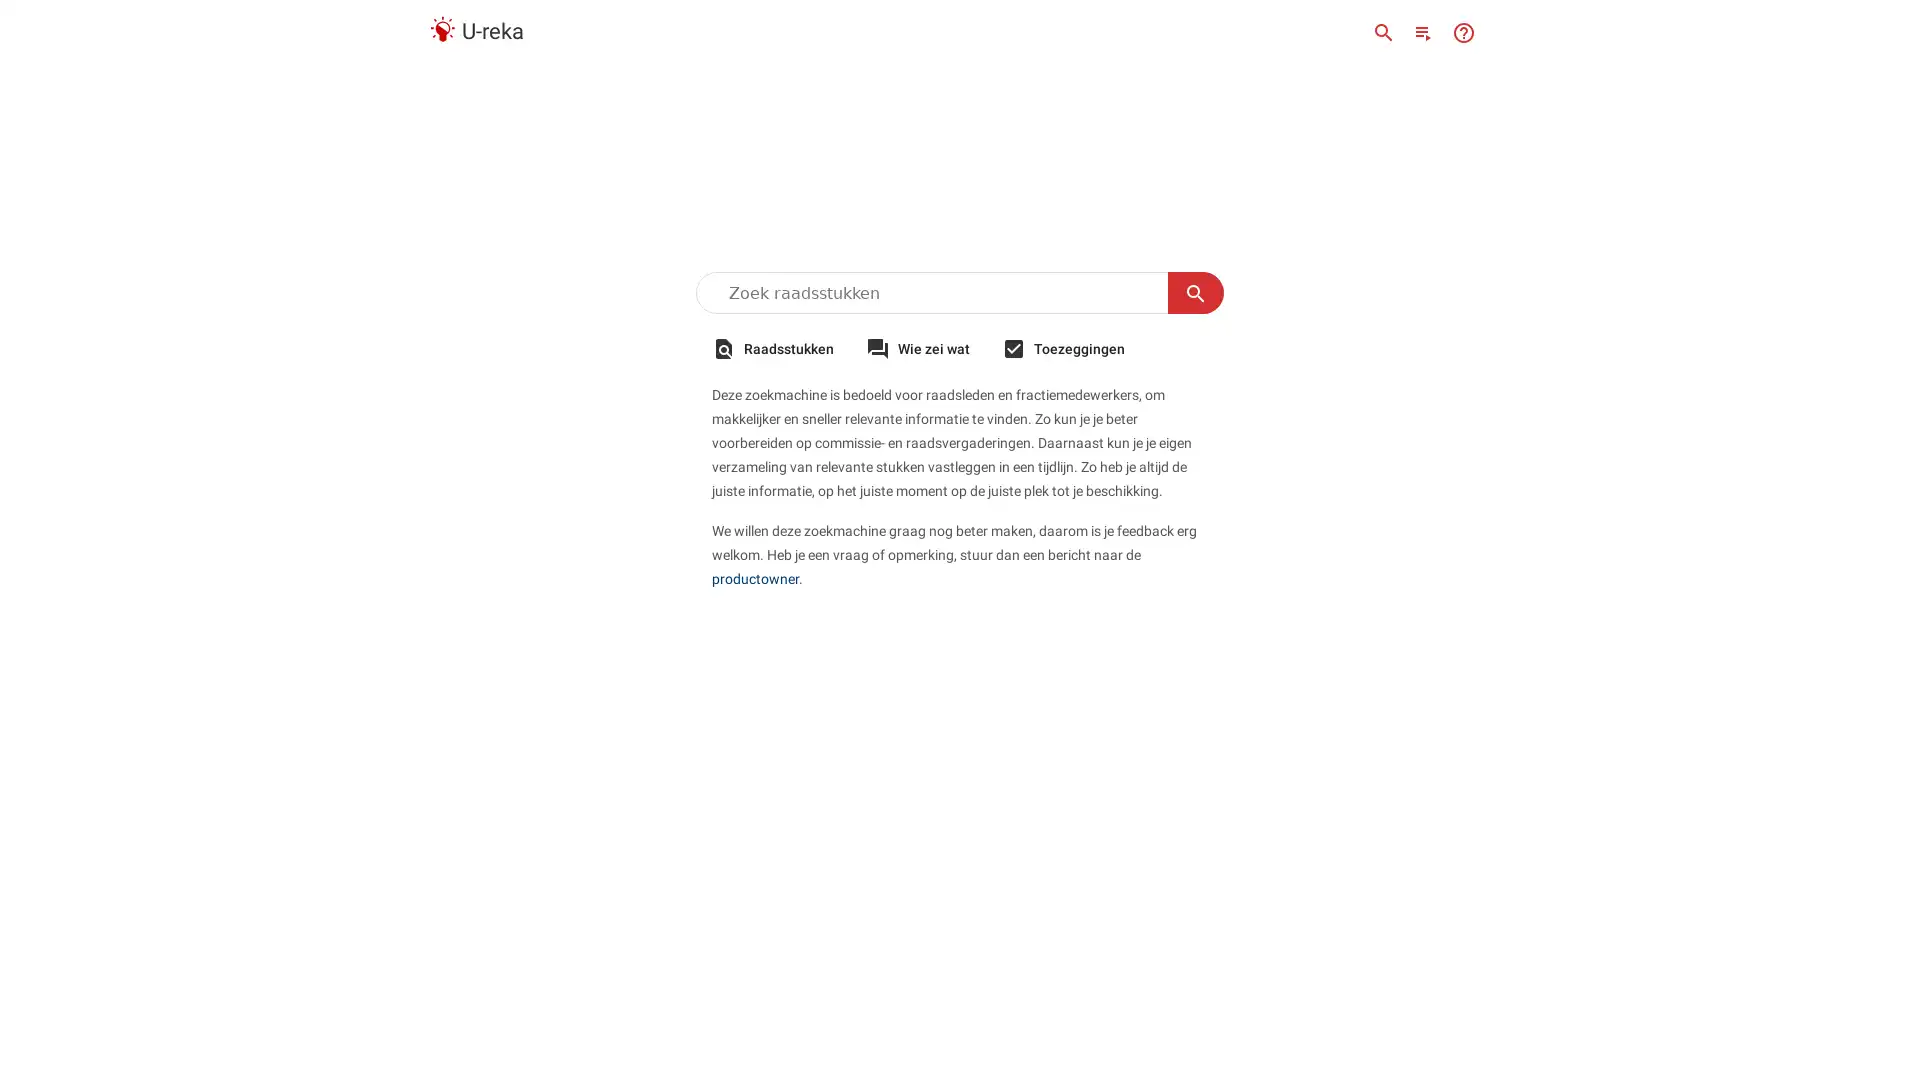 This screenshot has height=1080, width=1920. What do you see at coordinates (1423, 31) in the screenshot?
I see `Tijdlijn` at bounding box center [1423, 31].